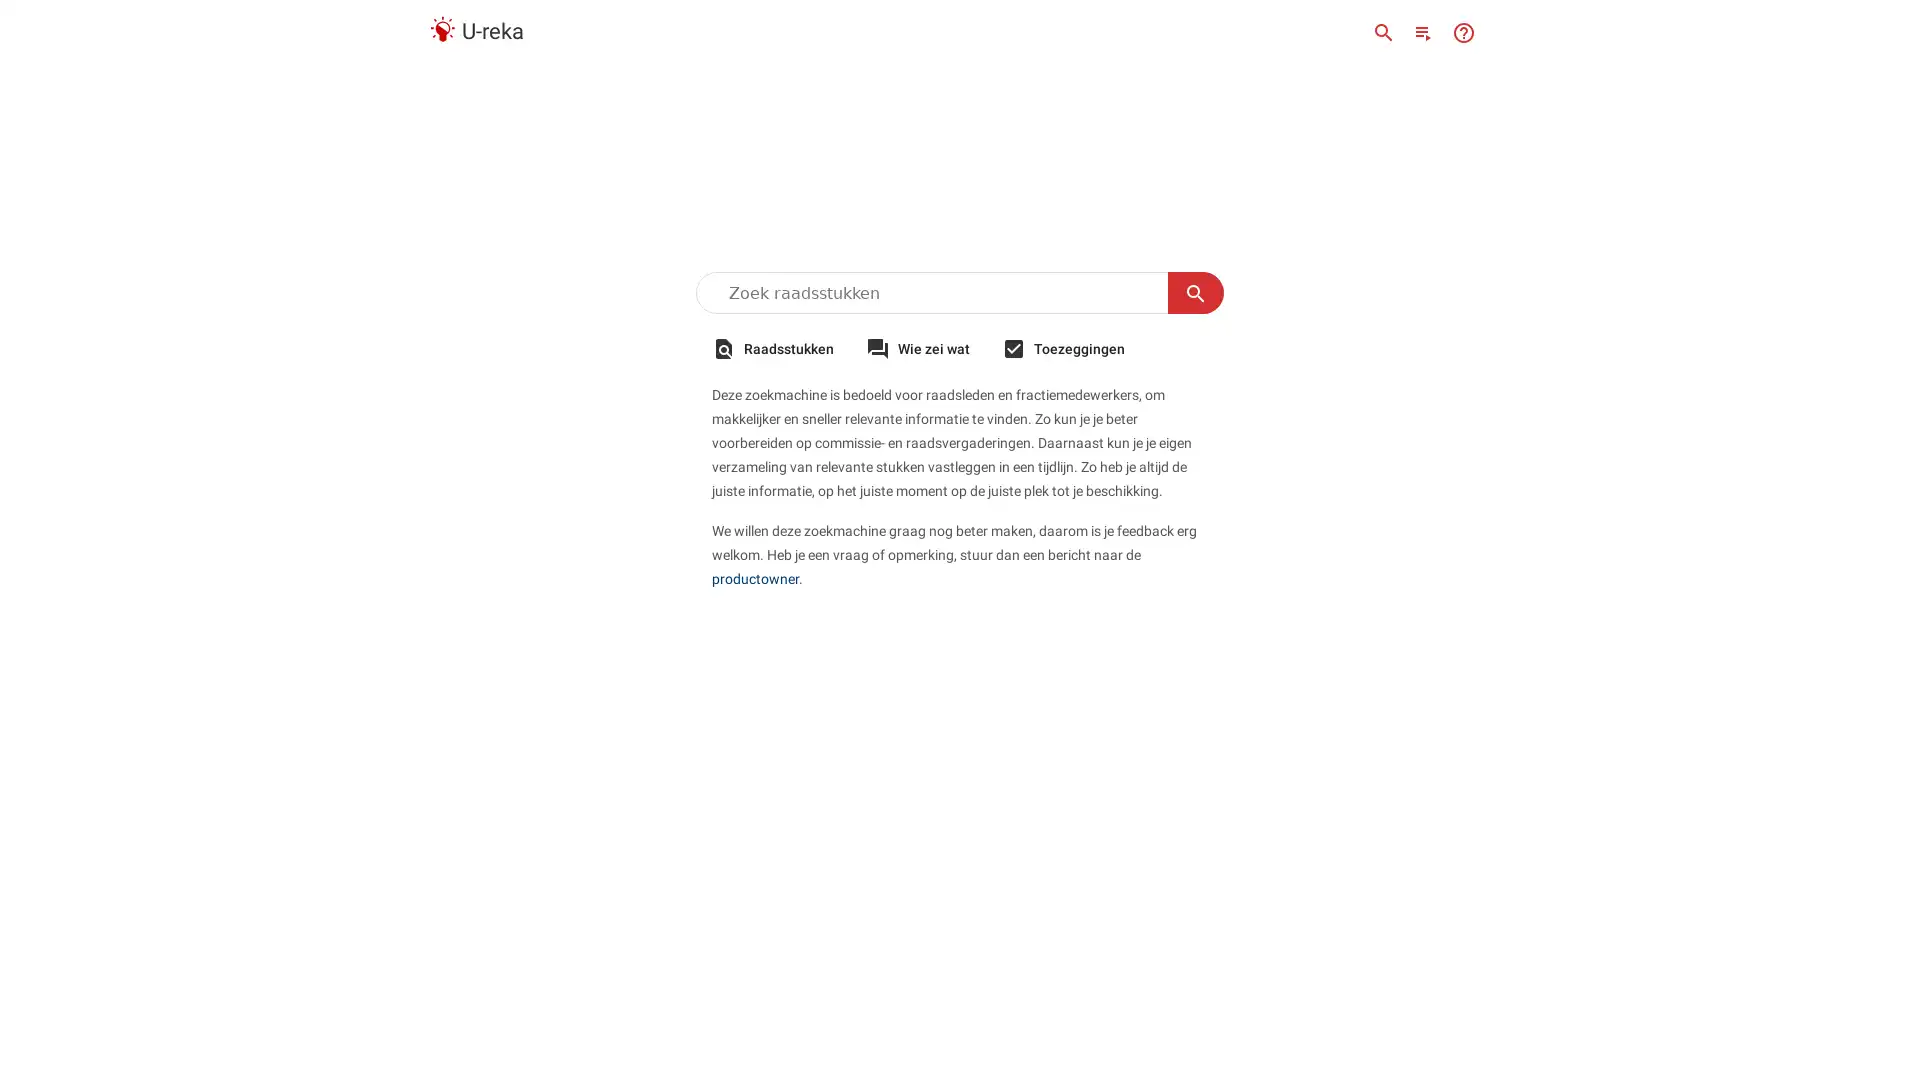 This screenshot has height=1080, width=1920. What do you see at coordinates (1423, 31) in the screenshot?
I see `Tijdlijn` at bounding box center [1423, 31].